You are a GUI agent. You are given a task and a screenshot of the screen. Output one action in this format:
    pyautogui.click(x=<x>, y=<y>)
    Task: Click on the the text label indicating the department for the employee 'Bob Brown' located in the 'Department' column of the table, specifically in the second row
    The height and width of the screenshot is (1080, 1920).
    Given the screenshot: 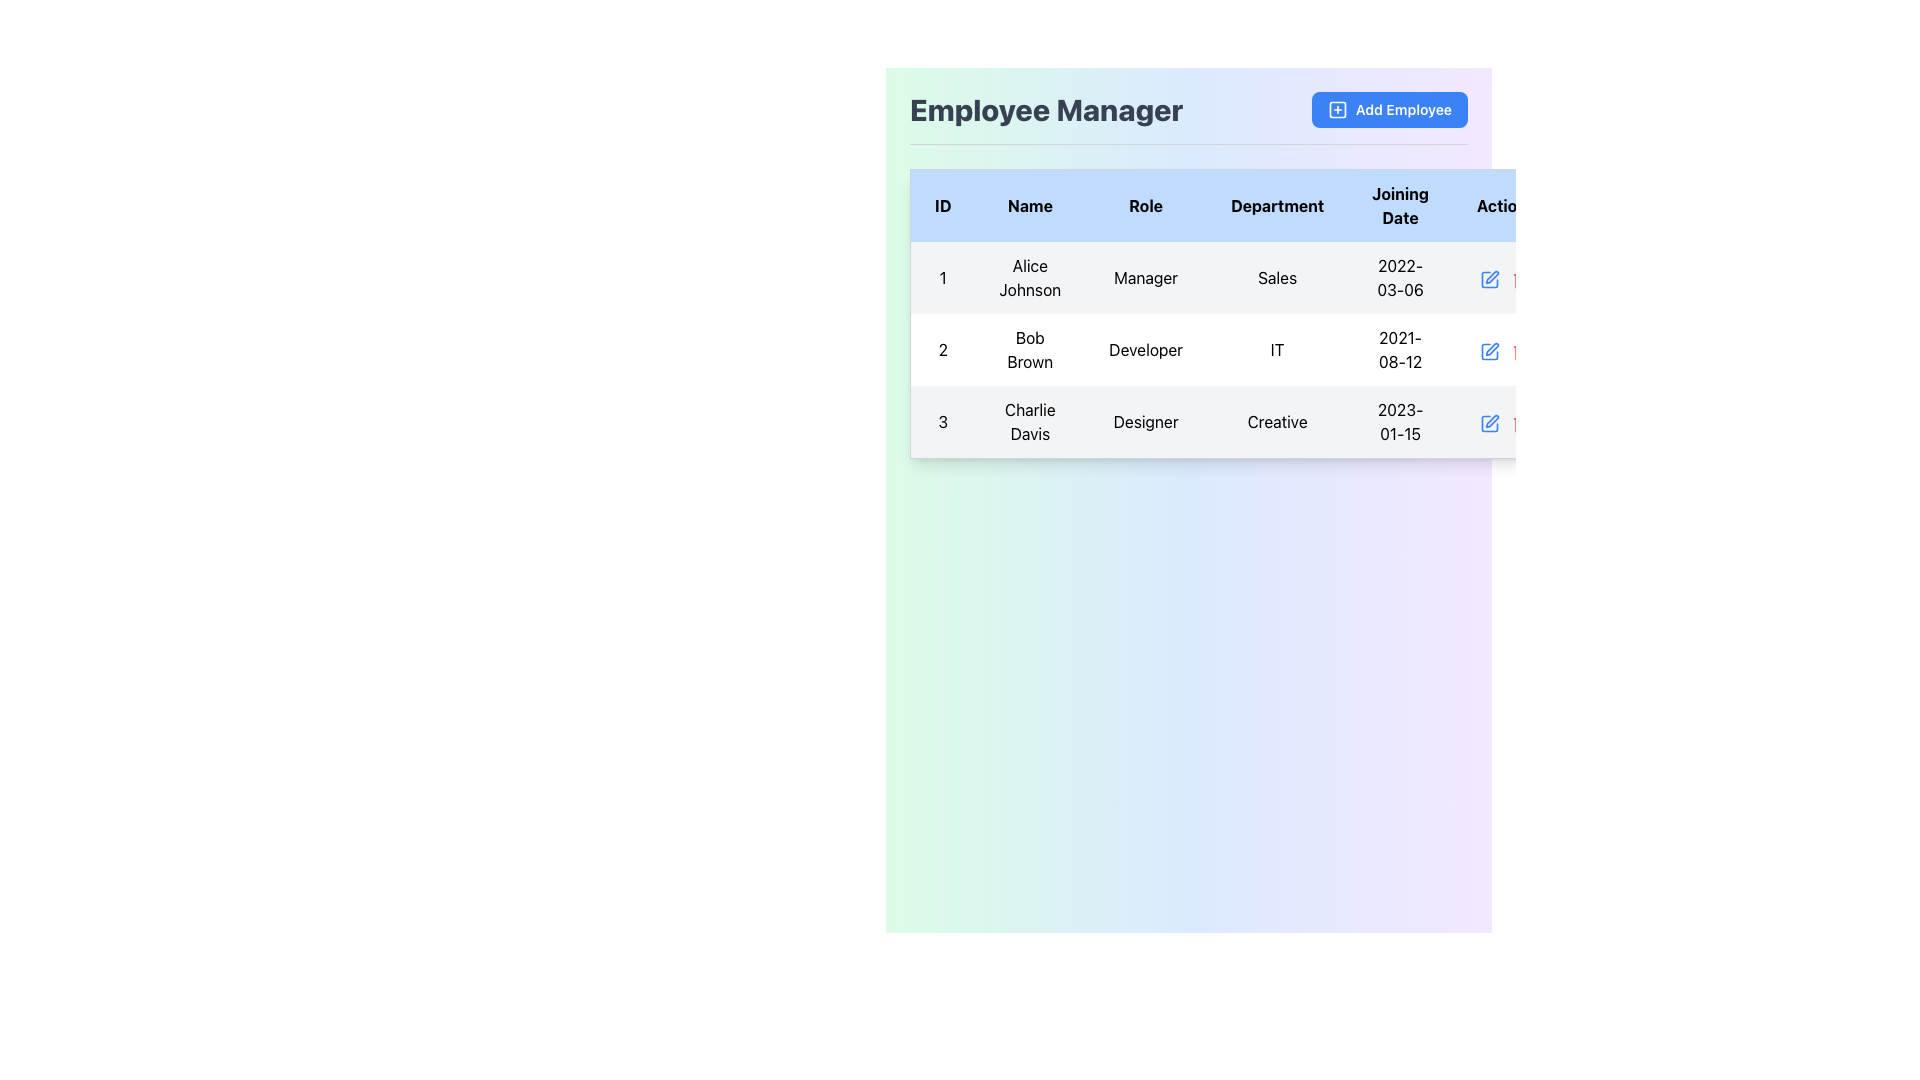 What is the action you would take?
    pyautogui.click(x=1276, y=349)
    